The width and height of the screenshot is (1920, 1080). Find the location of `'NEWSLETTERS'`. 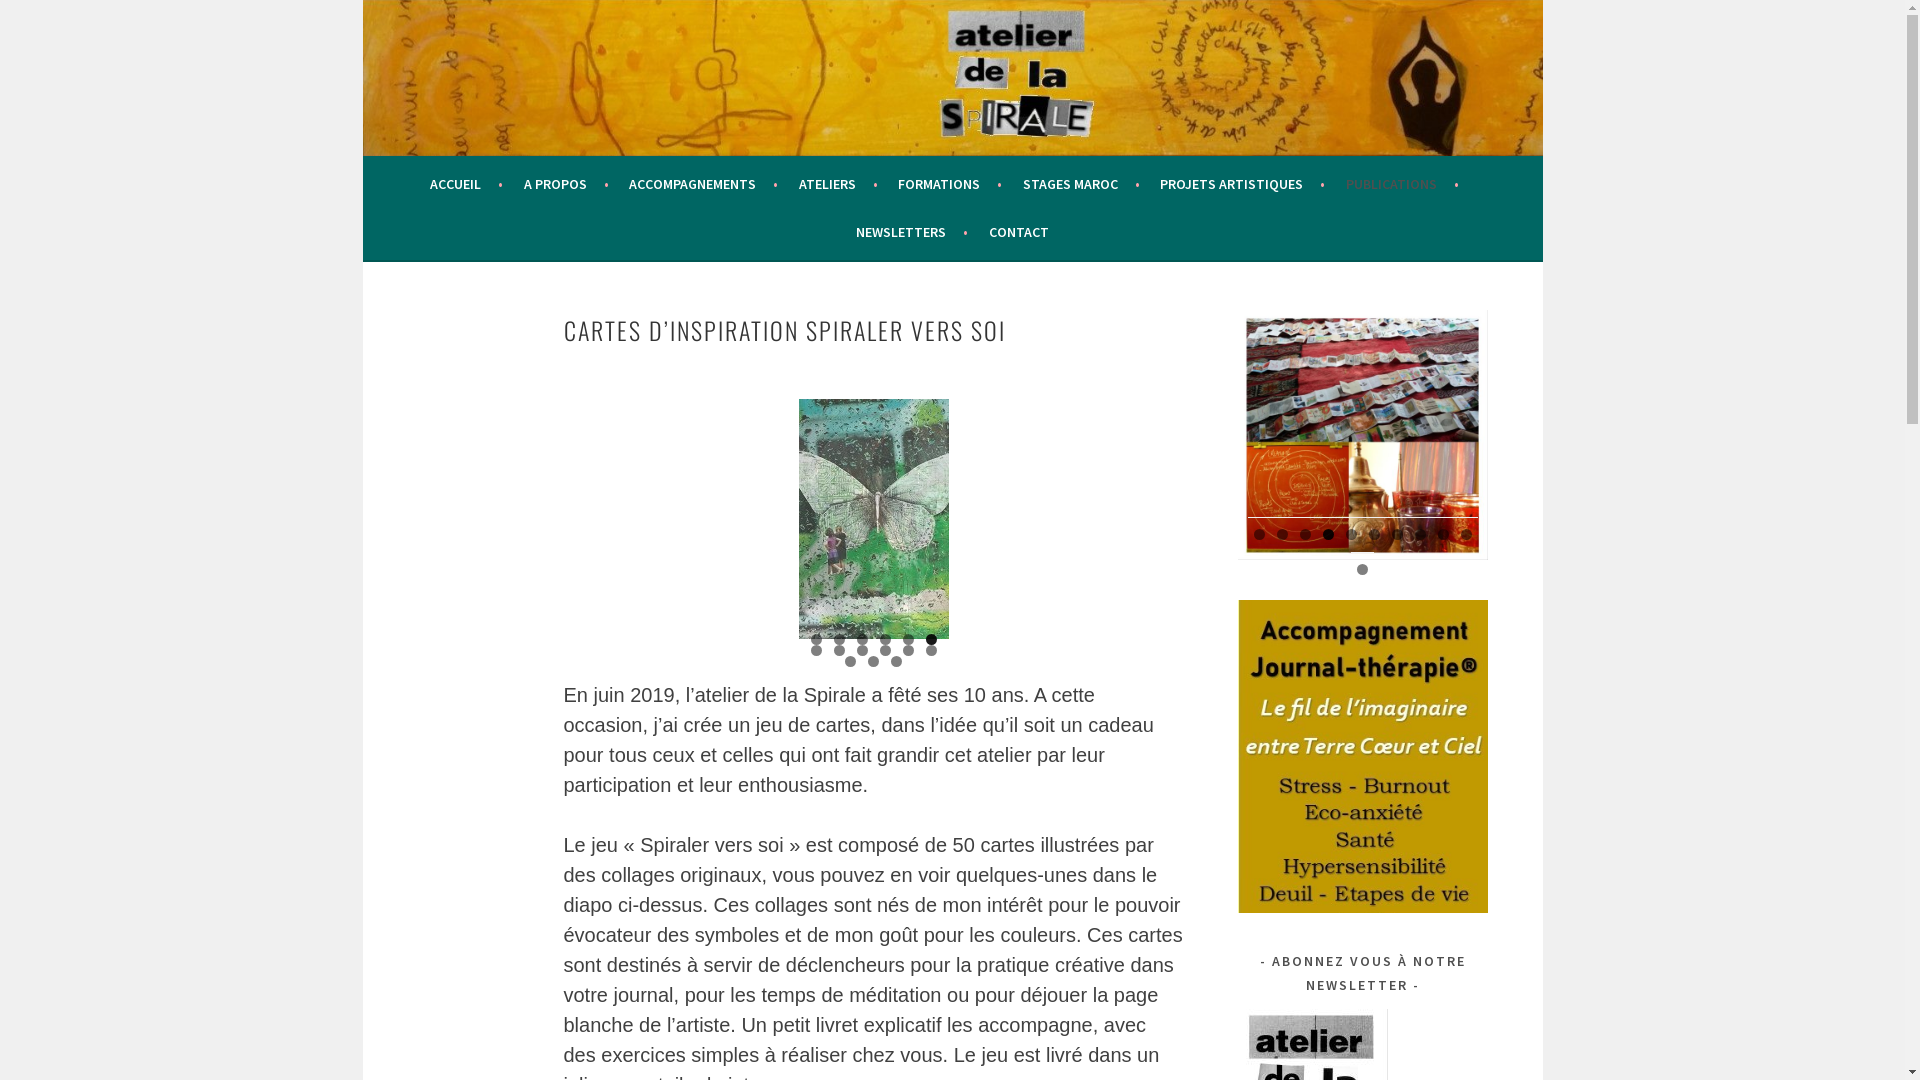

'NEWSLETTERS' is located at coordinates (911, 230).